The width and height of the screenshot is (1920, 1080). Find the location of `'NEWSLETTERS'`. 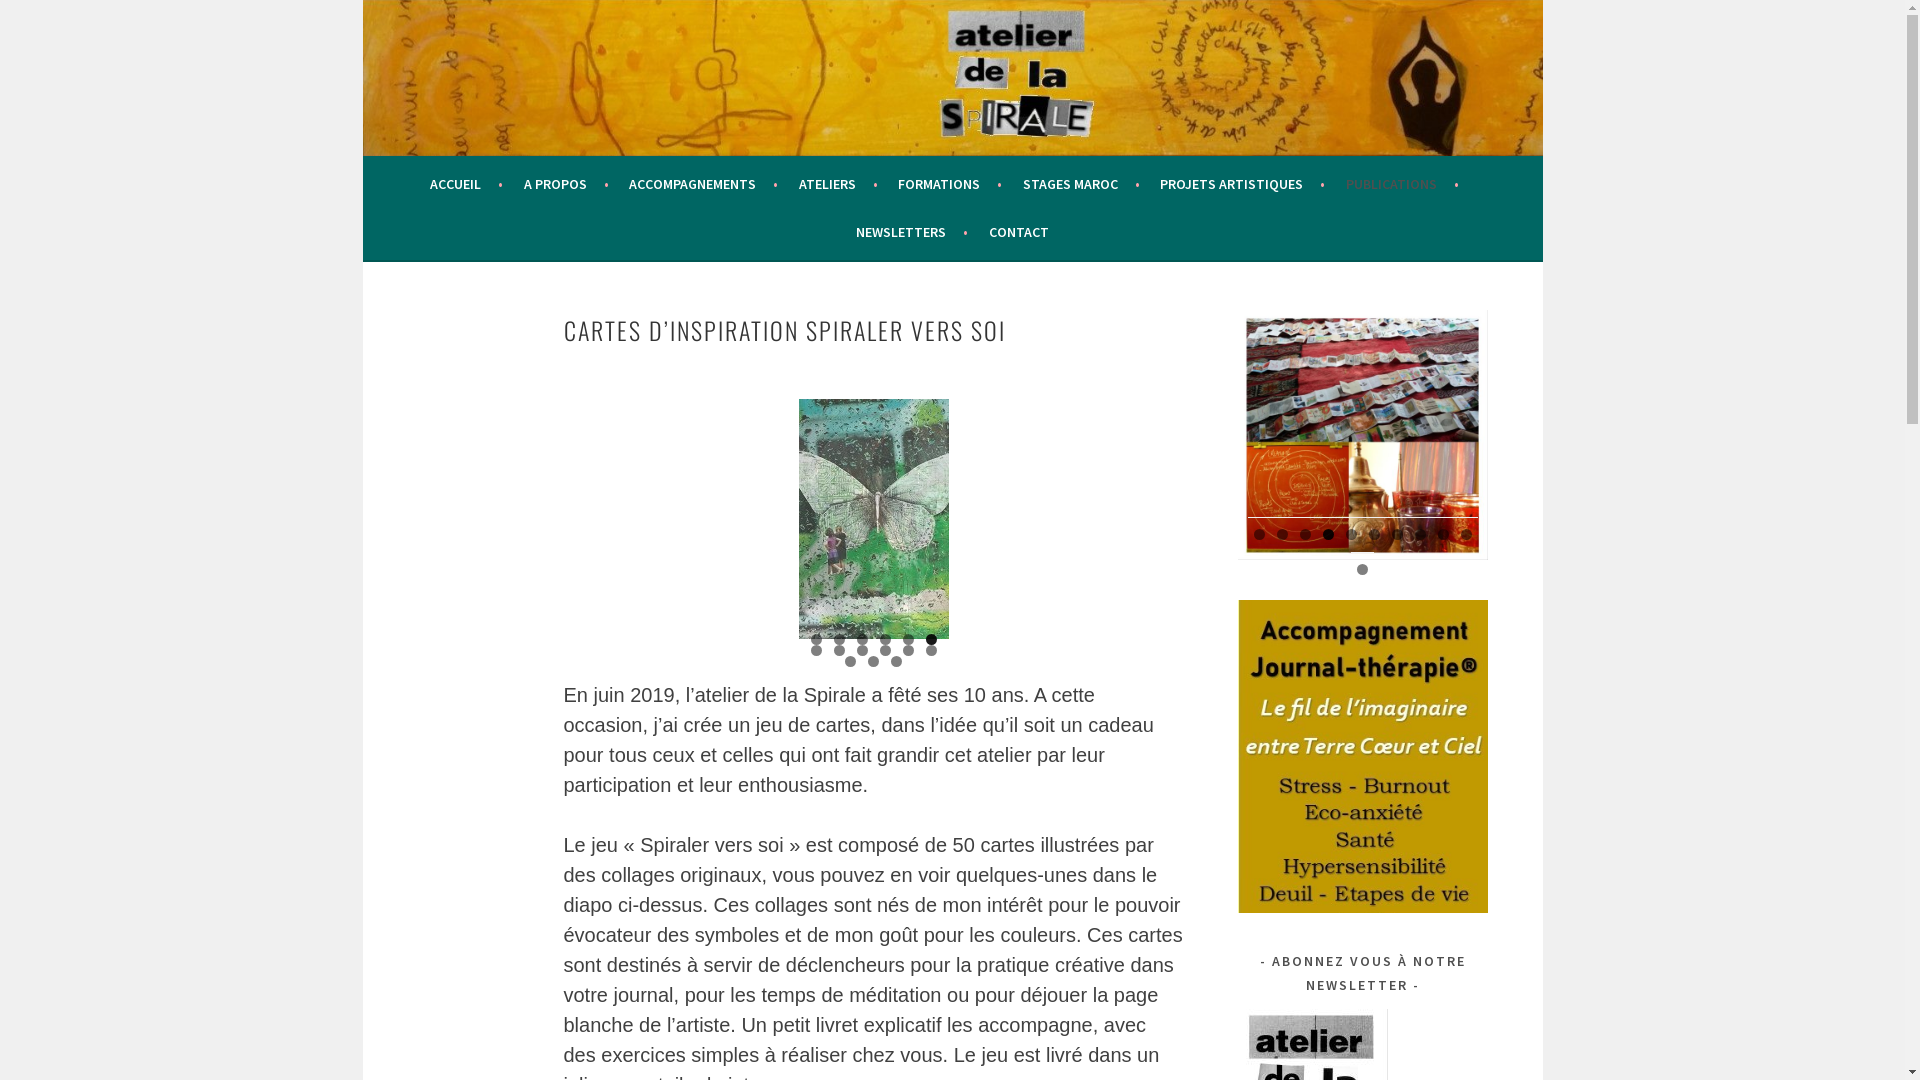

'NEWSLETTERS' is located at coordinates (911, 230).